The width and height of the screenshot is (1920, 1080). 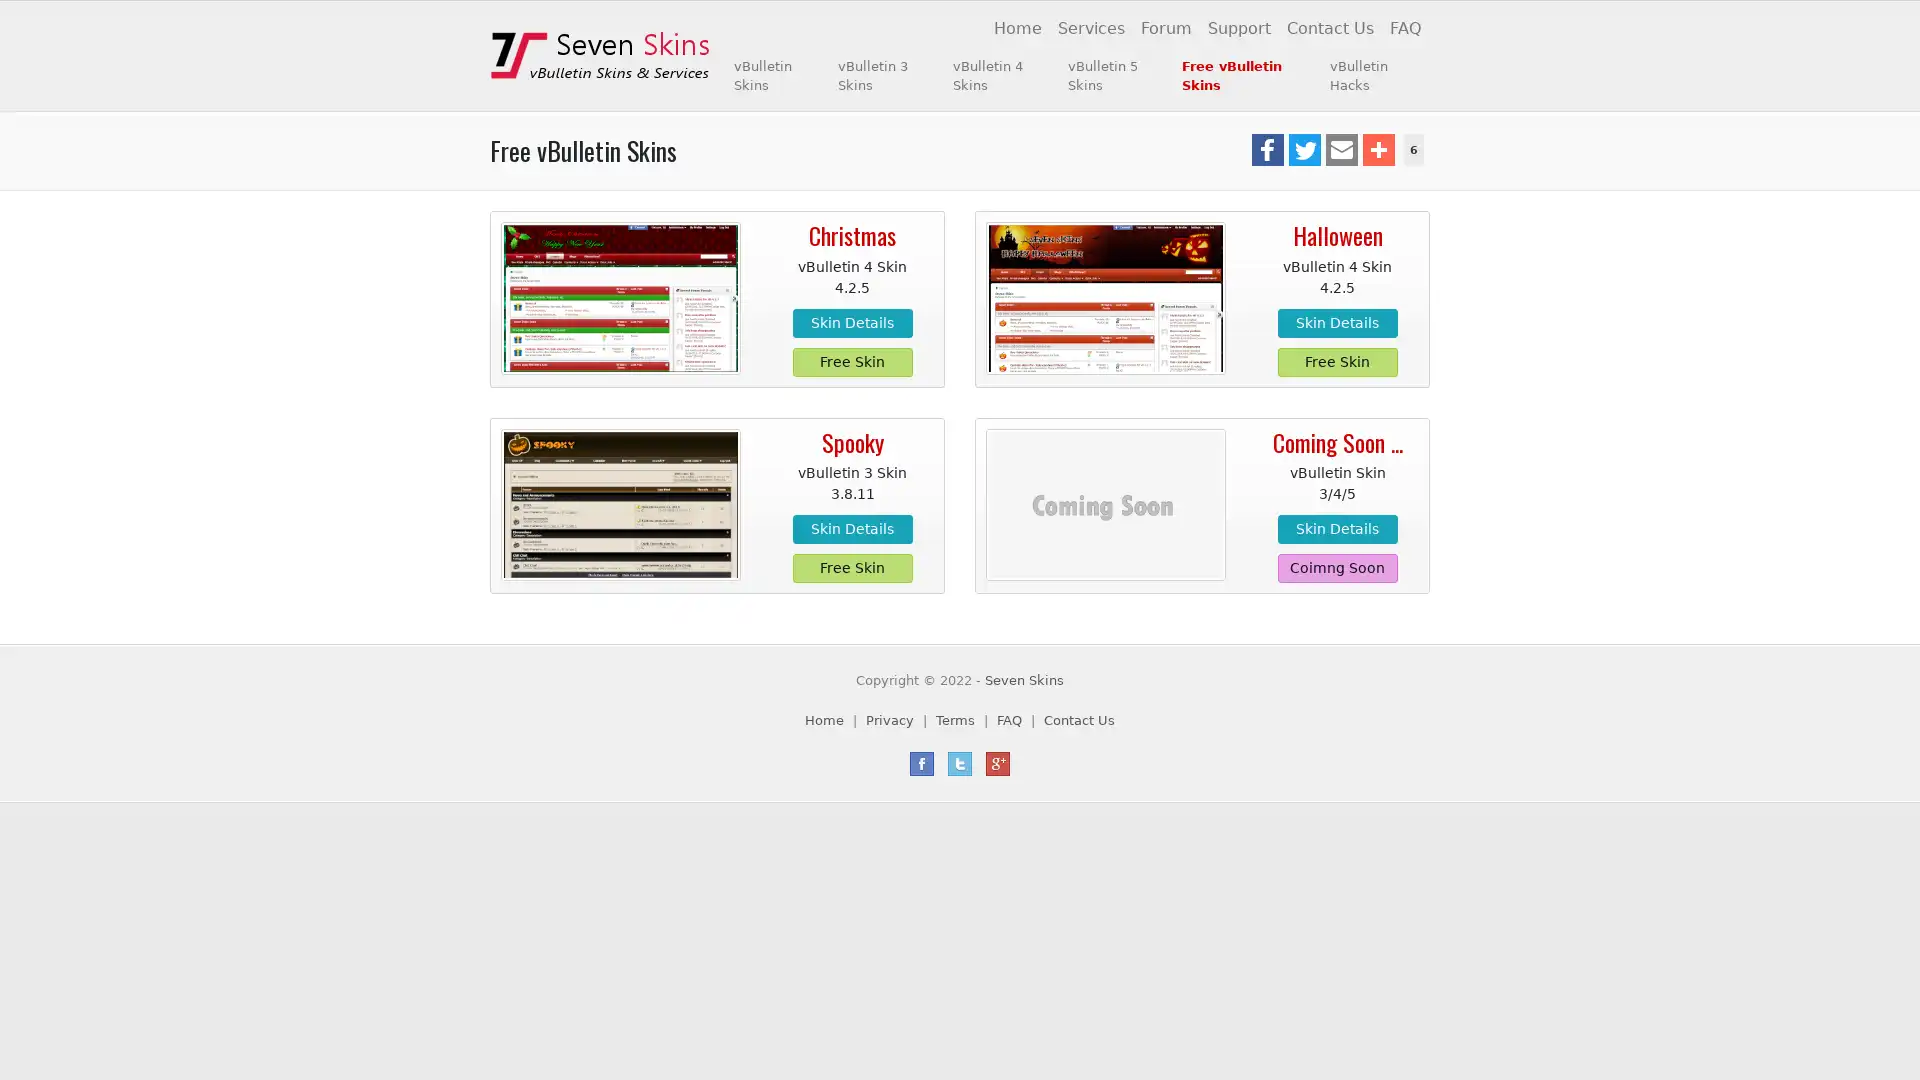 What do you see at coordinates (851, 568) in the screenshot?
I see `Free Skin` at bounding box center [851, 568].